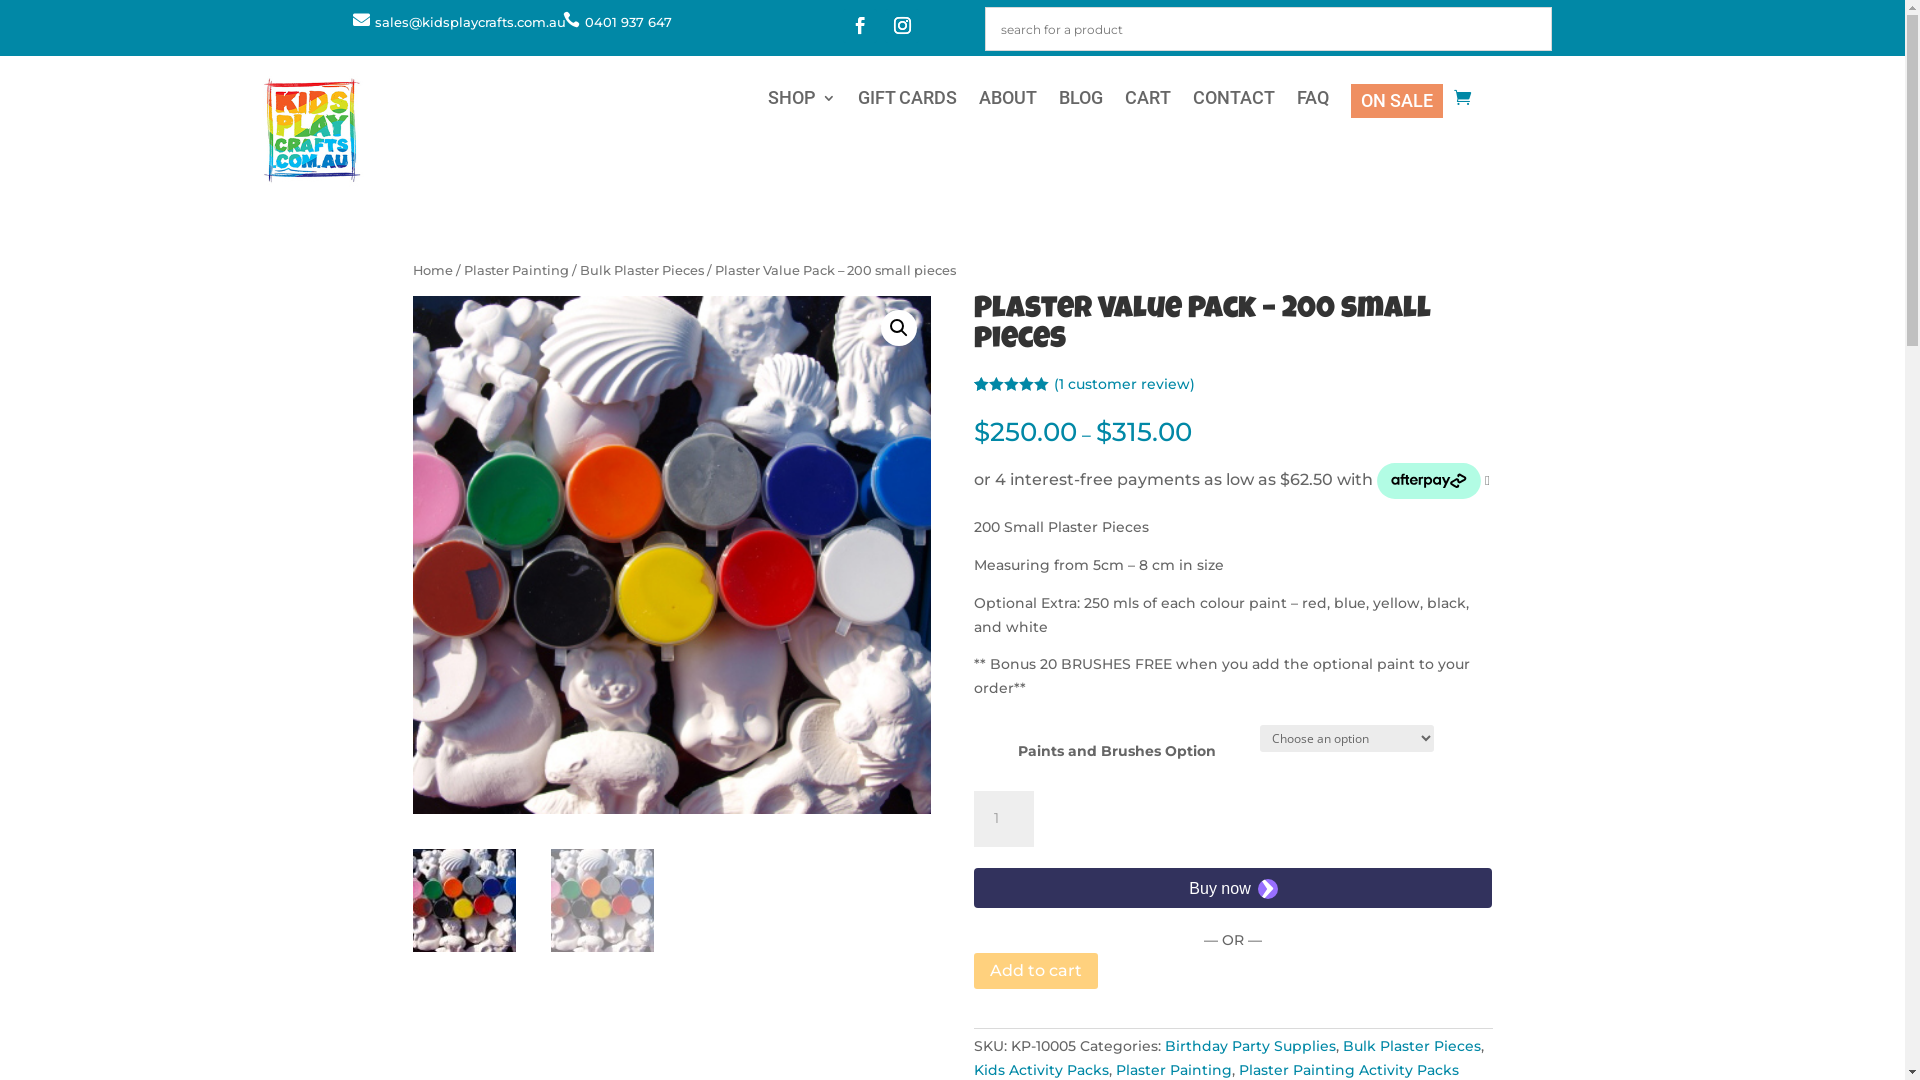  Describe the element at coordinates (1079, 104) in the screenshot. I see `'BLOG'` at that location.